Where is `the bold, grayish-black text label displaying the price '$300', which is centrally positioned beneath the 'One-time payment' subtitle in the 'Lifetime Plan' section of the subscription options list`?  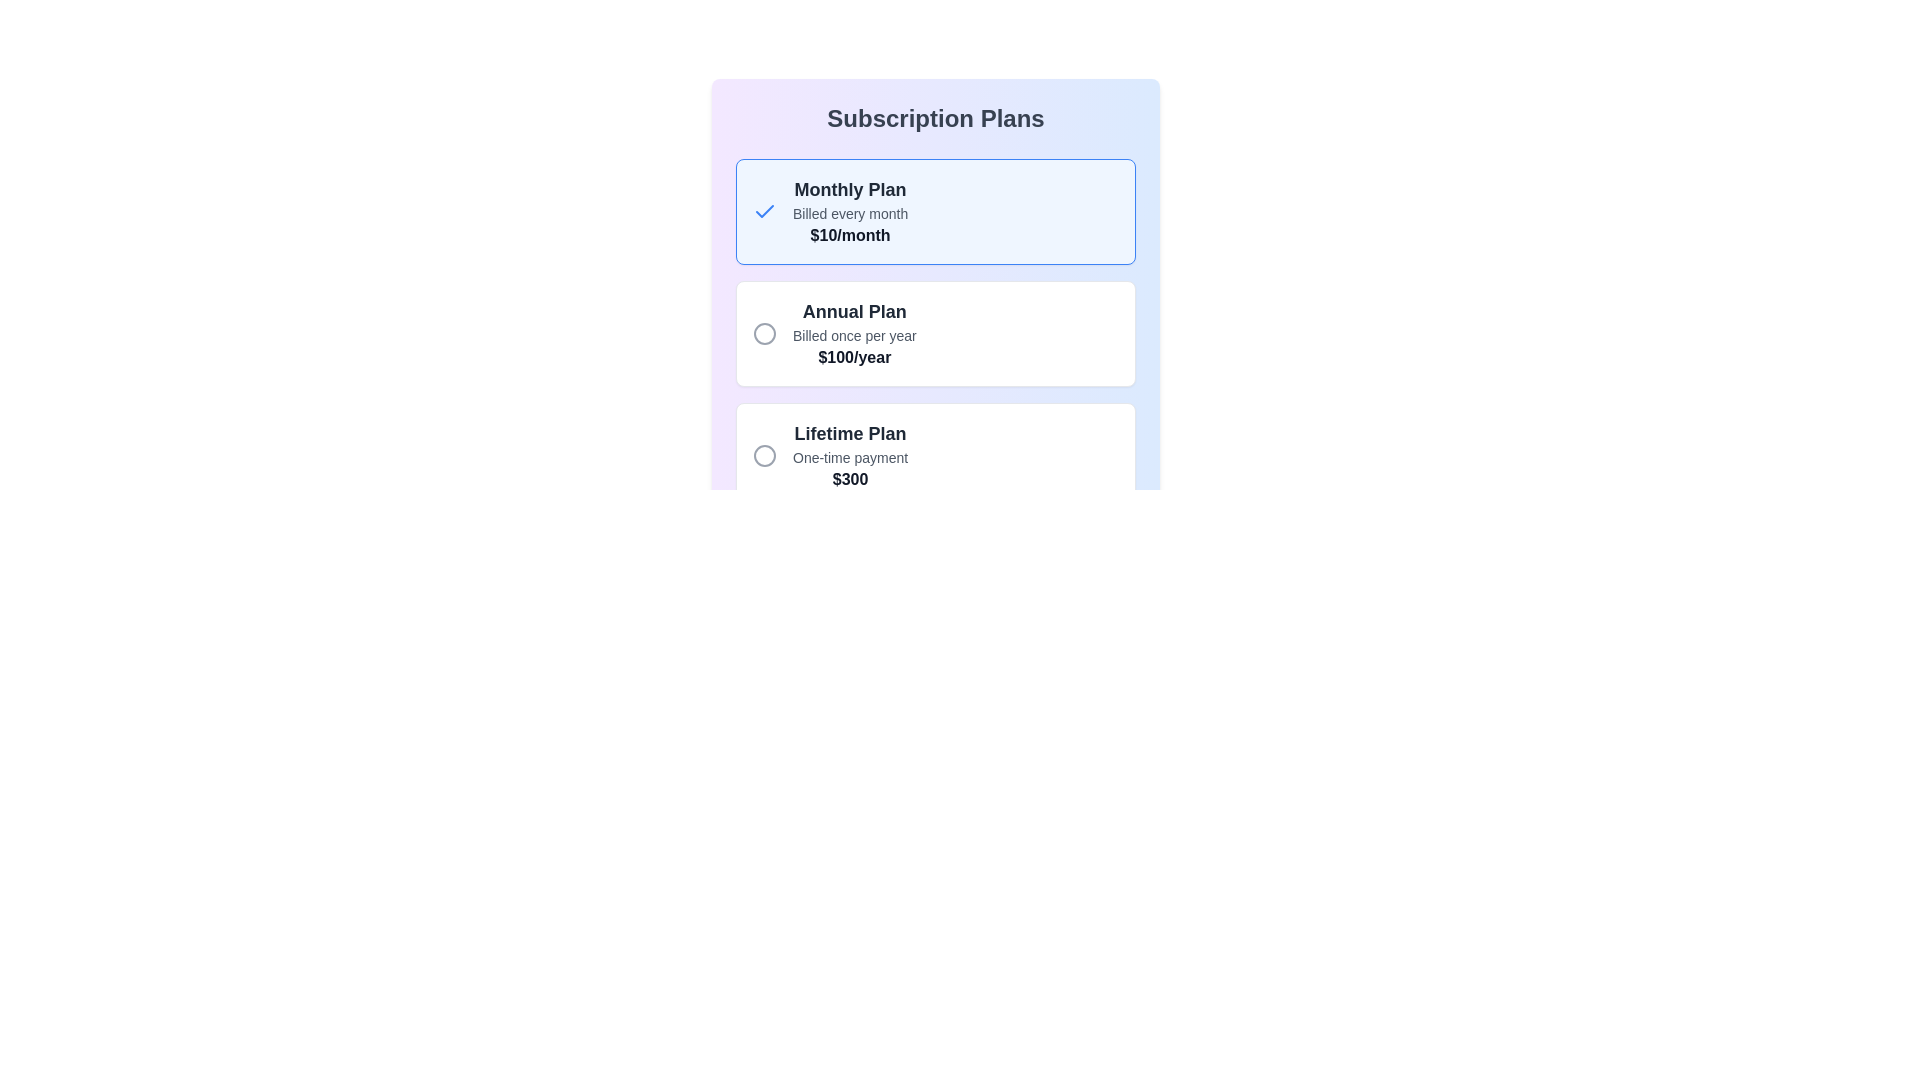
the bold, grayish-black text label displaying the price '$300', which is centrally positioned beneath the 'One-time payment' subtitle in the 'Lifetime Plan' section of the subscription options list is located at coordinates (850, 479).